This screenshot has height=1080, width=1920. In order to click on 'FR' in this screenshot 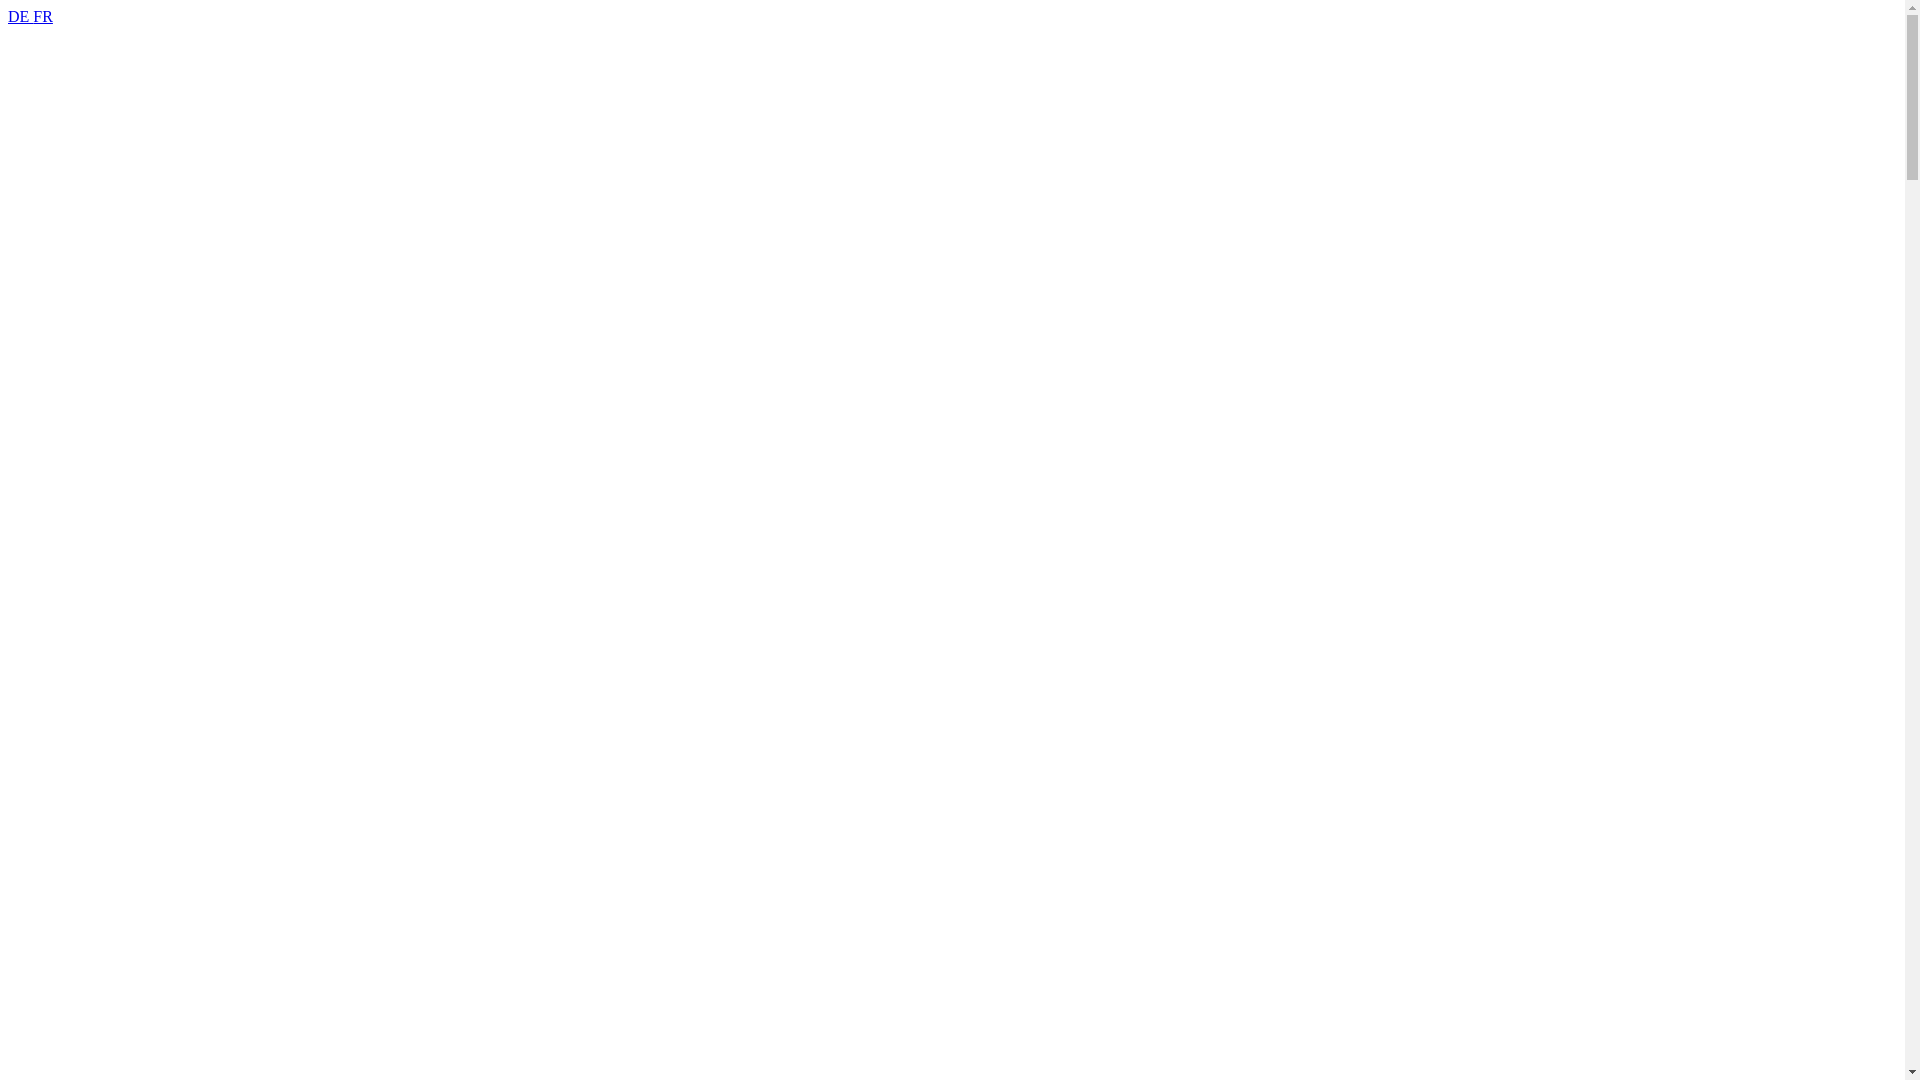, I will do `click(43, 16)`.